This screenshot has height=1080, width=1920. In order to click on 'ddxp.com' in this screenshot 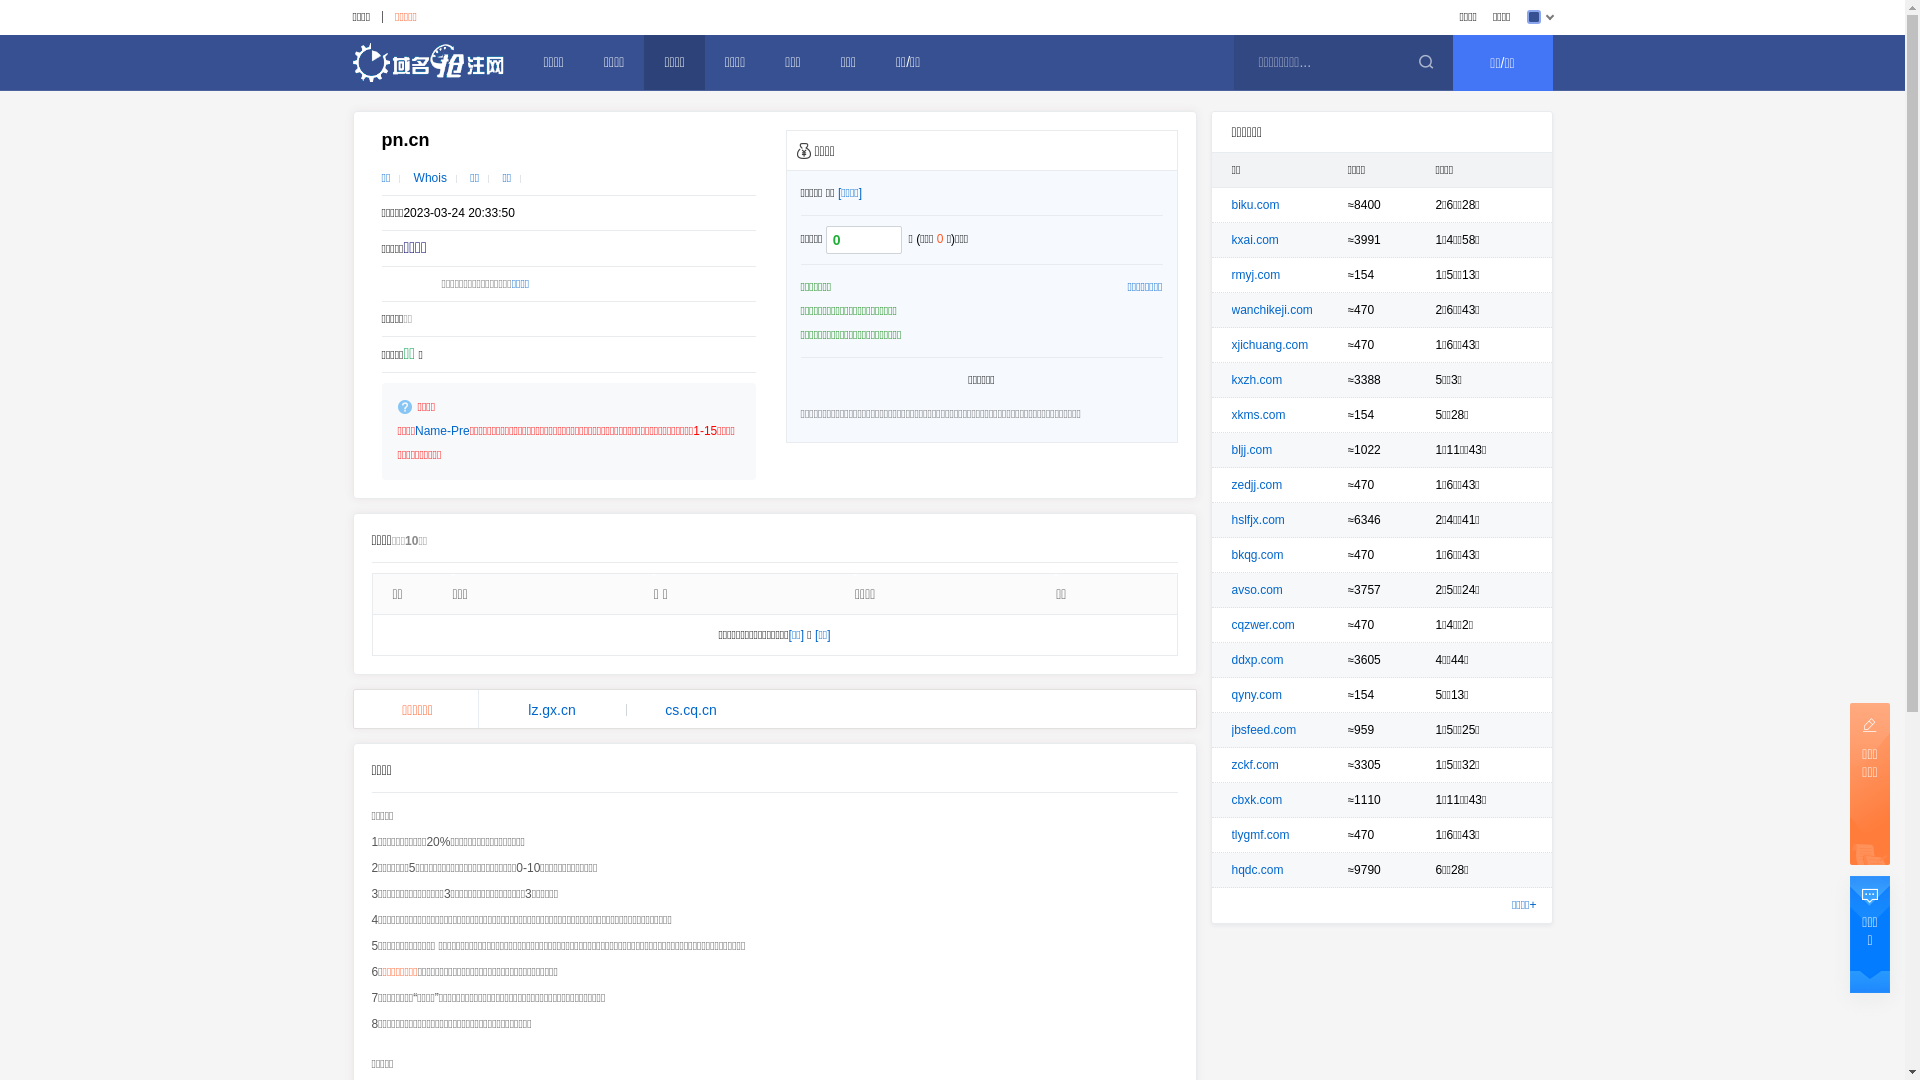, I will do `click(1231, 659)`.